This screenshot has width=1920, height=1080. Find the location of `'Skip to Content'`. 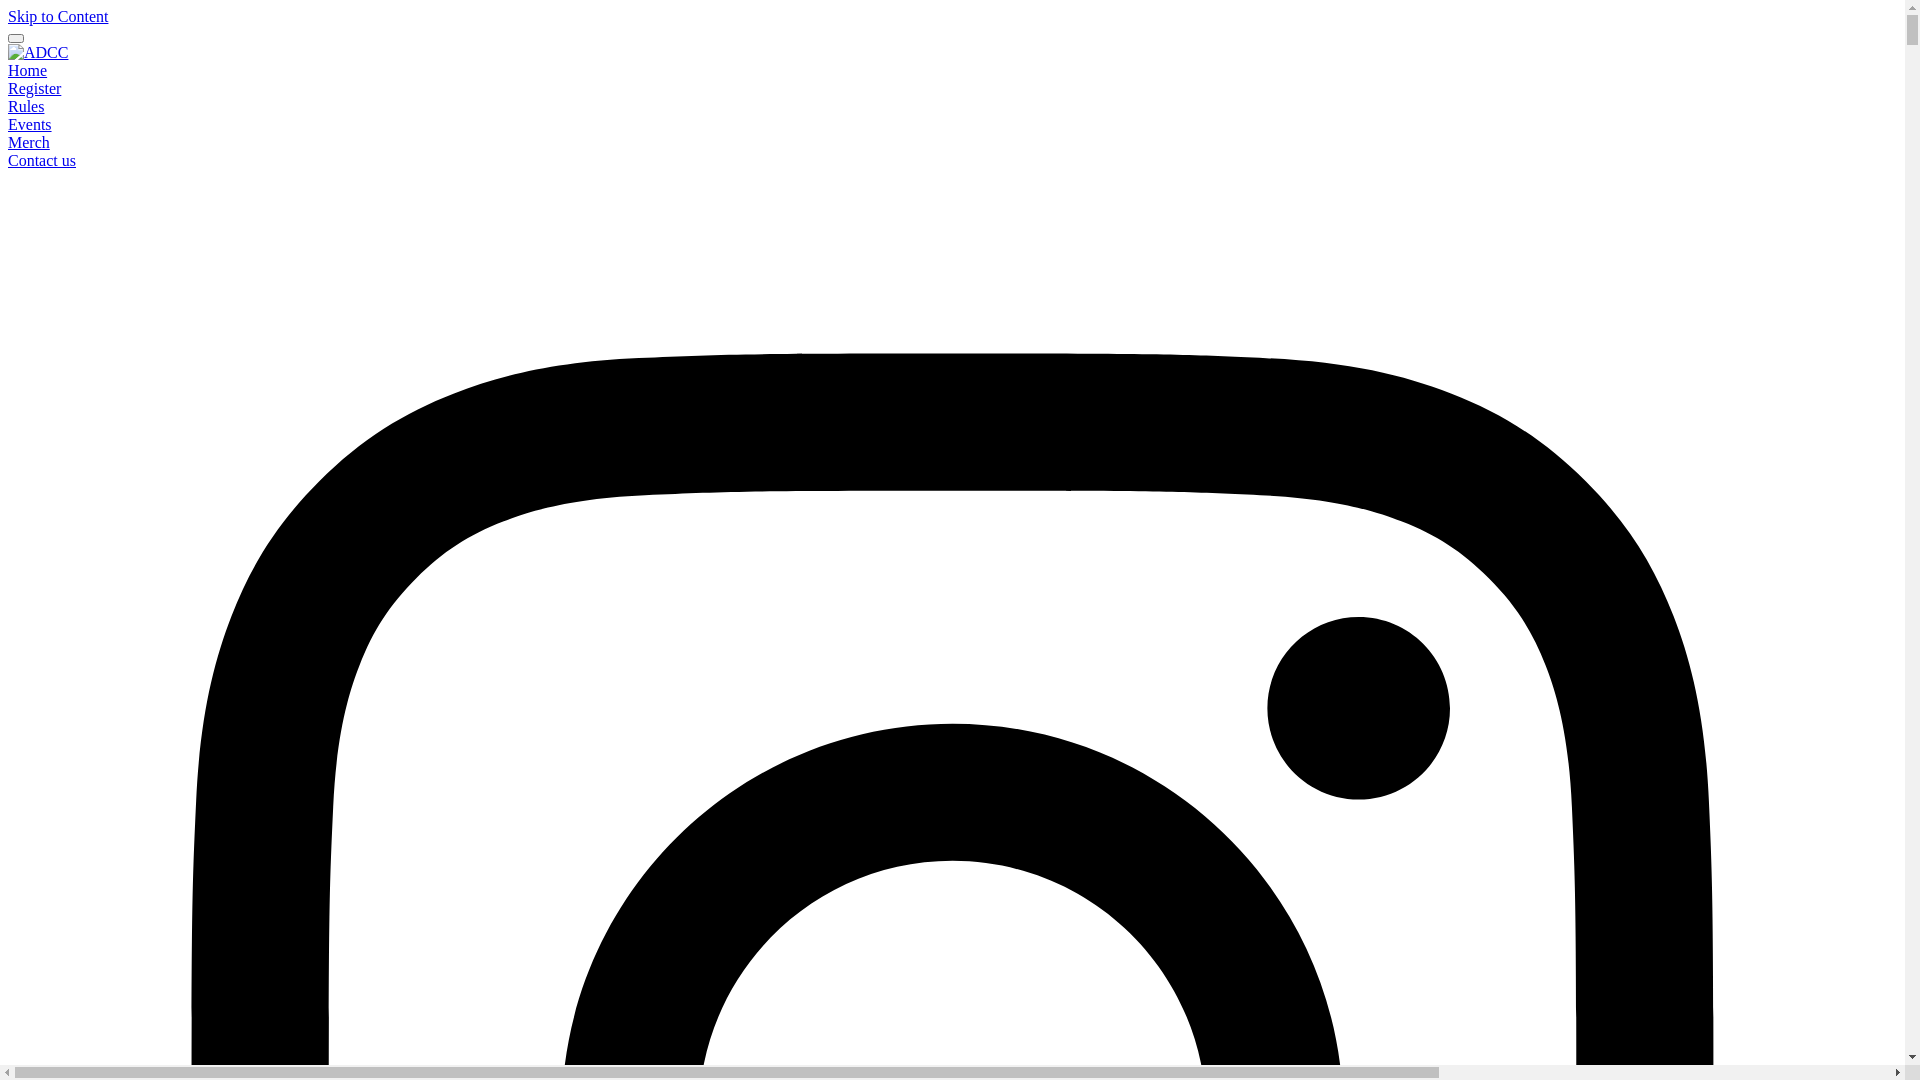

'Skip to Content' is located at coordinates (57, 16).